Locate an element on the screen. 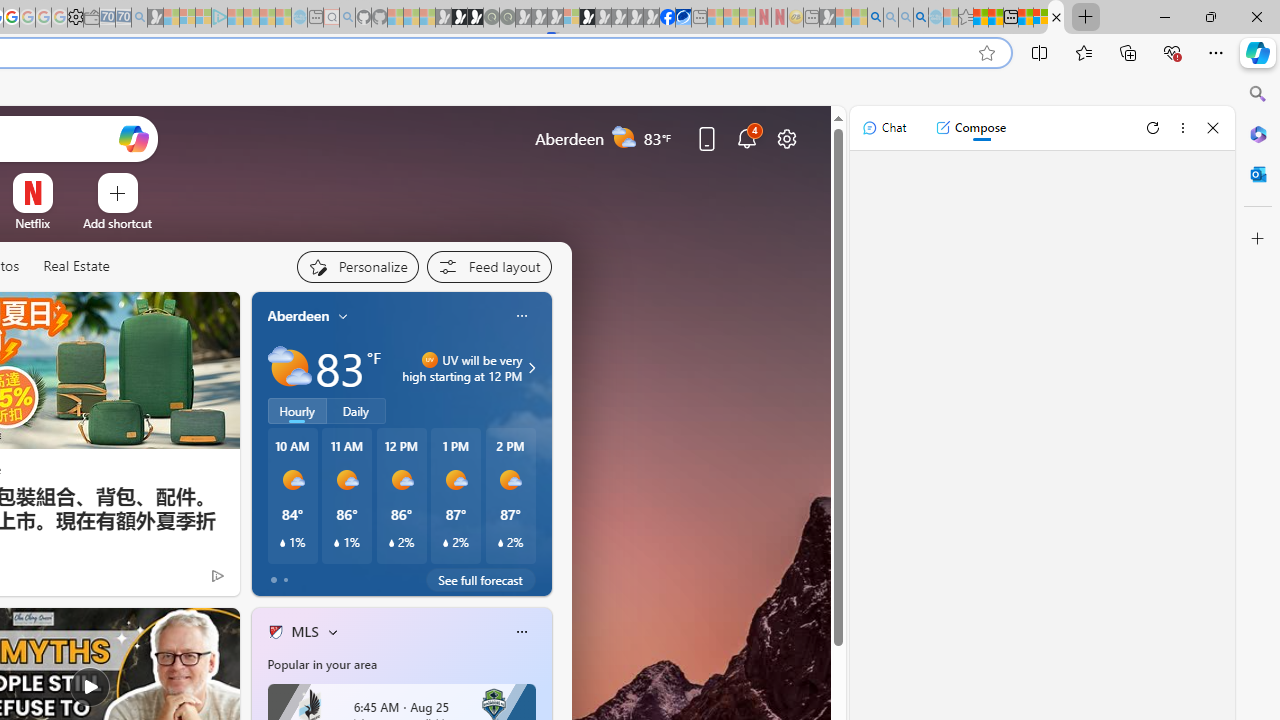  'Aberdeen, Hong Kong SAR weather forecast | Microsoft Weather' is located at coordinates (996, 17).